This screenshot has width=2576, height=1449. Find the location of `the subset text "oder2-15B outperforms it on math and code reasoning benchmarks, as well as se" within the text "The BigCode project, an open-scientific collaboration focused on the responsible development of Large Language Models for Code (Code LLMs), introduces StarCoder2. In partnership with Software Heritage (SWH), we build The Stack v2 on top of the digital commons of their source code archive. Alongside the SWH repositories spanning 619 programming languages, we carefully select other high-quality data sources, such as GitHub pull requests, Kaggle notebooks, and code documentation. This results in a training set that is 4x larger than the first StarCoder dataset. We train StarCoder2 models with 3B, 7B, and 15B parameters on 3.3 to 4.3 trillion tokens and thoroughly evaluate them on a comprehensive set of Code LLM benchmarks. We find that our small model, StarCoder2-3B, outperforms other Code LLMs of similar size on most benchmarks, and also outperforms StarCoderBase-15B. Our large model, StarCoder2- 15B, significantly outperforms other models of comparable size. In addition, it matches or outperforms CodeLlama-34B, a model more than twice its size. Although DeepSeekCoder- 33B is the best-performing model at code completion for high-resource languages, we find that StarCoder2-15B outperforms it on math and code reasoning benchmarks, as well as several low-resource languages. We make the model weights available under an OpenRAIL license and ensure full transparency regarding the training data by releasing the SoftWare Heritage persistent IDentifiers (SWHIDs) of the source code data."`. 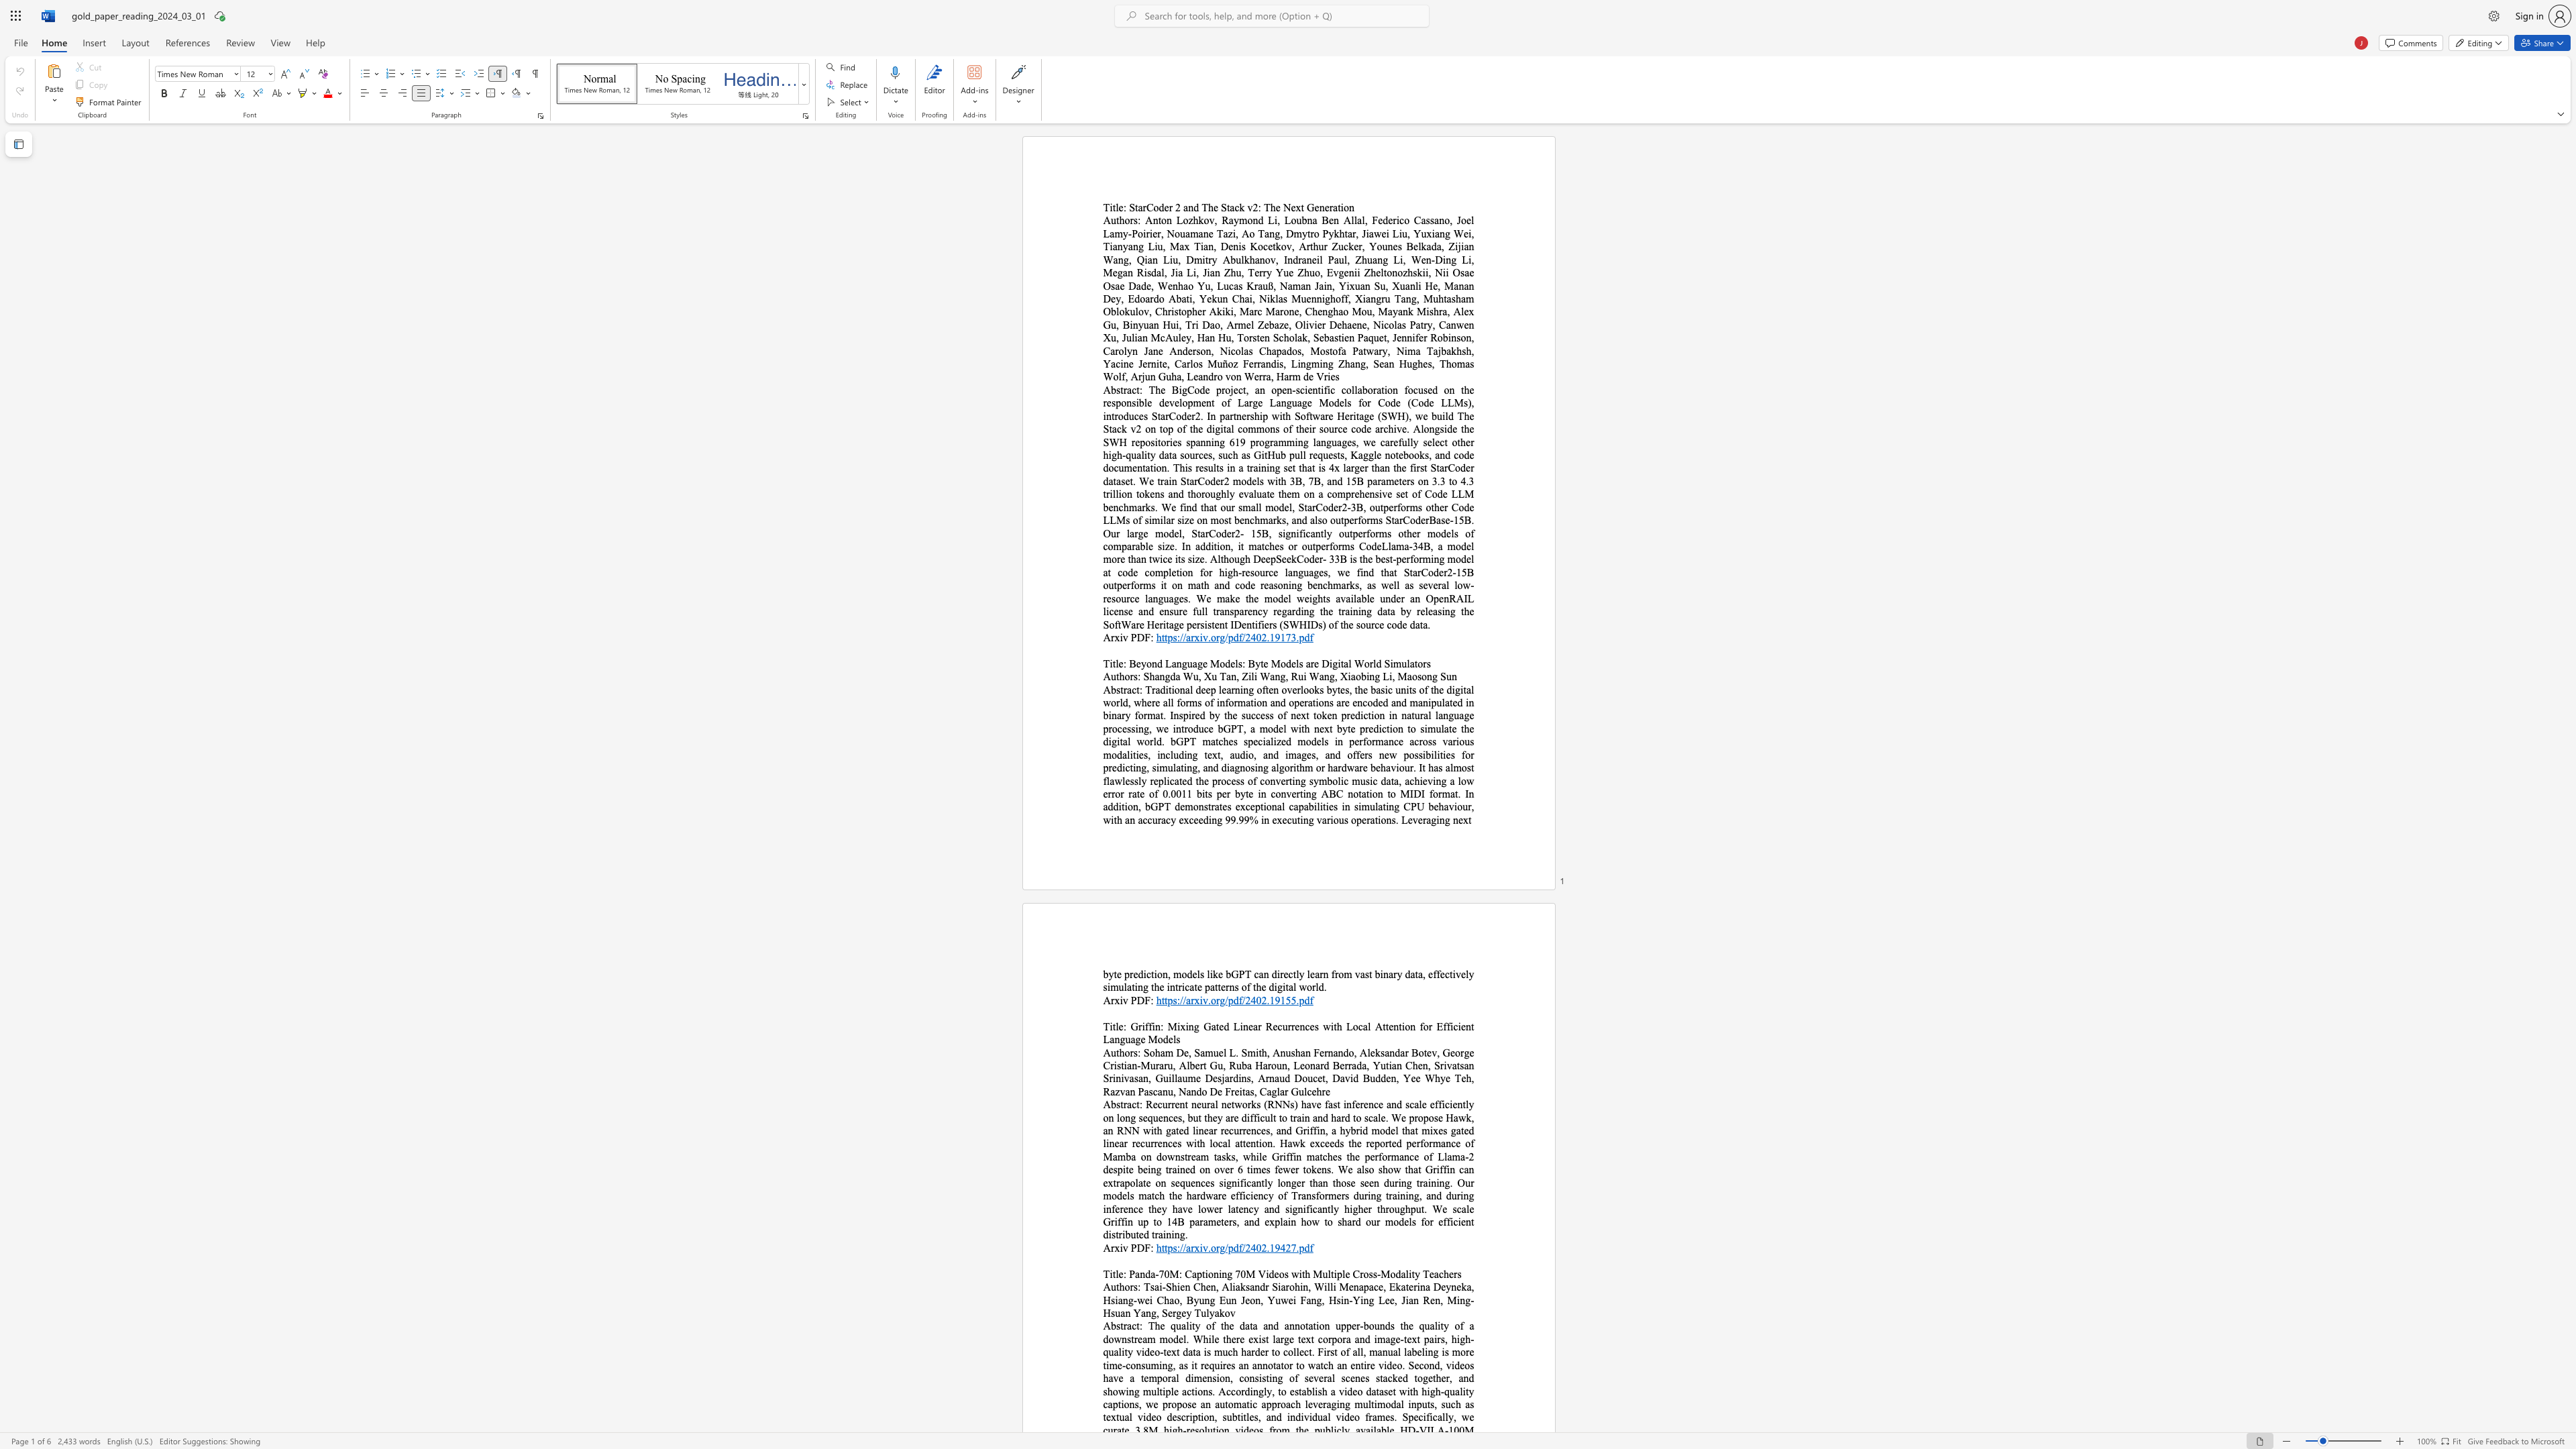

the subset text "oder2-15B outperforms it on math and code reasoning benchmarks, as well as se" within the text "The BigCode project, an open-scientific collaboration focused on the responsible development of Large Language Models for Code (Code LLMs), introduces StarCoder2. In partnership with Software Heritage (SWH), we build The Stack v2 on top of the digital commons of their source code archive. Alongside the SWH repositories spanning 619 programming languages, we carefully select other high-quality data sources, such as GitHub pull requests, Kaggle notebooks, and code documentation. This results in a training set that is 4x larger than the first StarCoder dataset. We train StarCoder2 models with 3B, 7B, and 15B parameters on 3.3 to 4.3 trillion tokens and thoroughly evaluate them on a comprehensive set of Code LLM benchmarks. We find that our small model, StarCoder2-3B, outperforms other Code LLMs of similar size on most benchmarks, and also outperforms StarCoderBase-15B. Our large model, StarCoder2- 15B, significantly outperforms other models of comparable size. In addition, it matches or outperforms CodeLlama-34B, a model more than twice its size. Although DeepSeekCoder- 33B is the best-performing model at code completion for high-resource languages, we find that StarCoder2-15B outperforms it on math and code reasoning benchmarks, as well as several low-resource languages. We make the model weights available under an OpenRAIL license and ensure full transparency regarding the training data by releasing the SoftWare Heritage persistent IDentifiers (SWHIDs) of the source code data." is located at coordinates (1427, 572).